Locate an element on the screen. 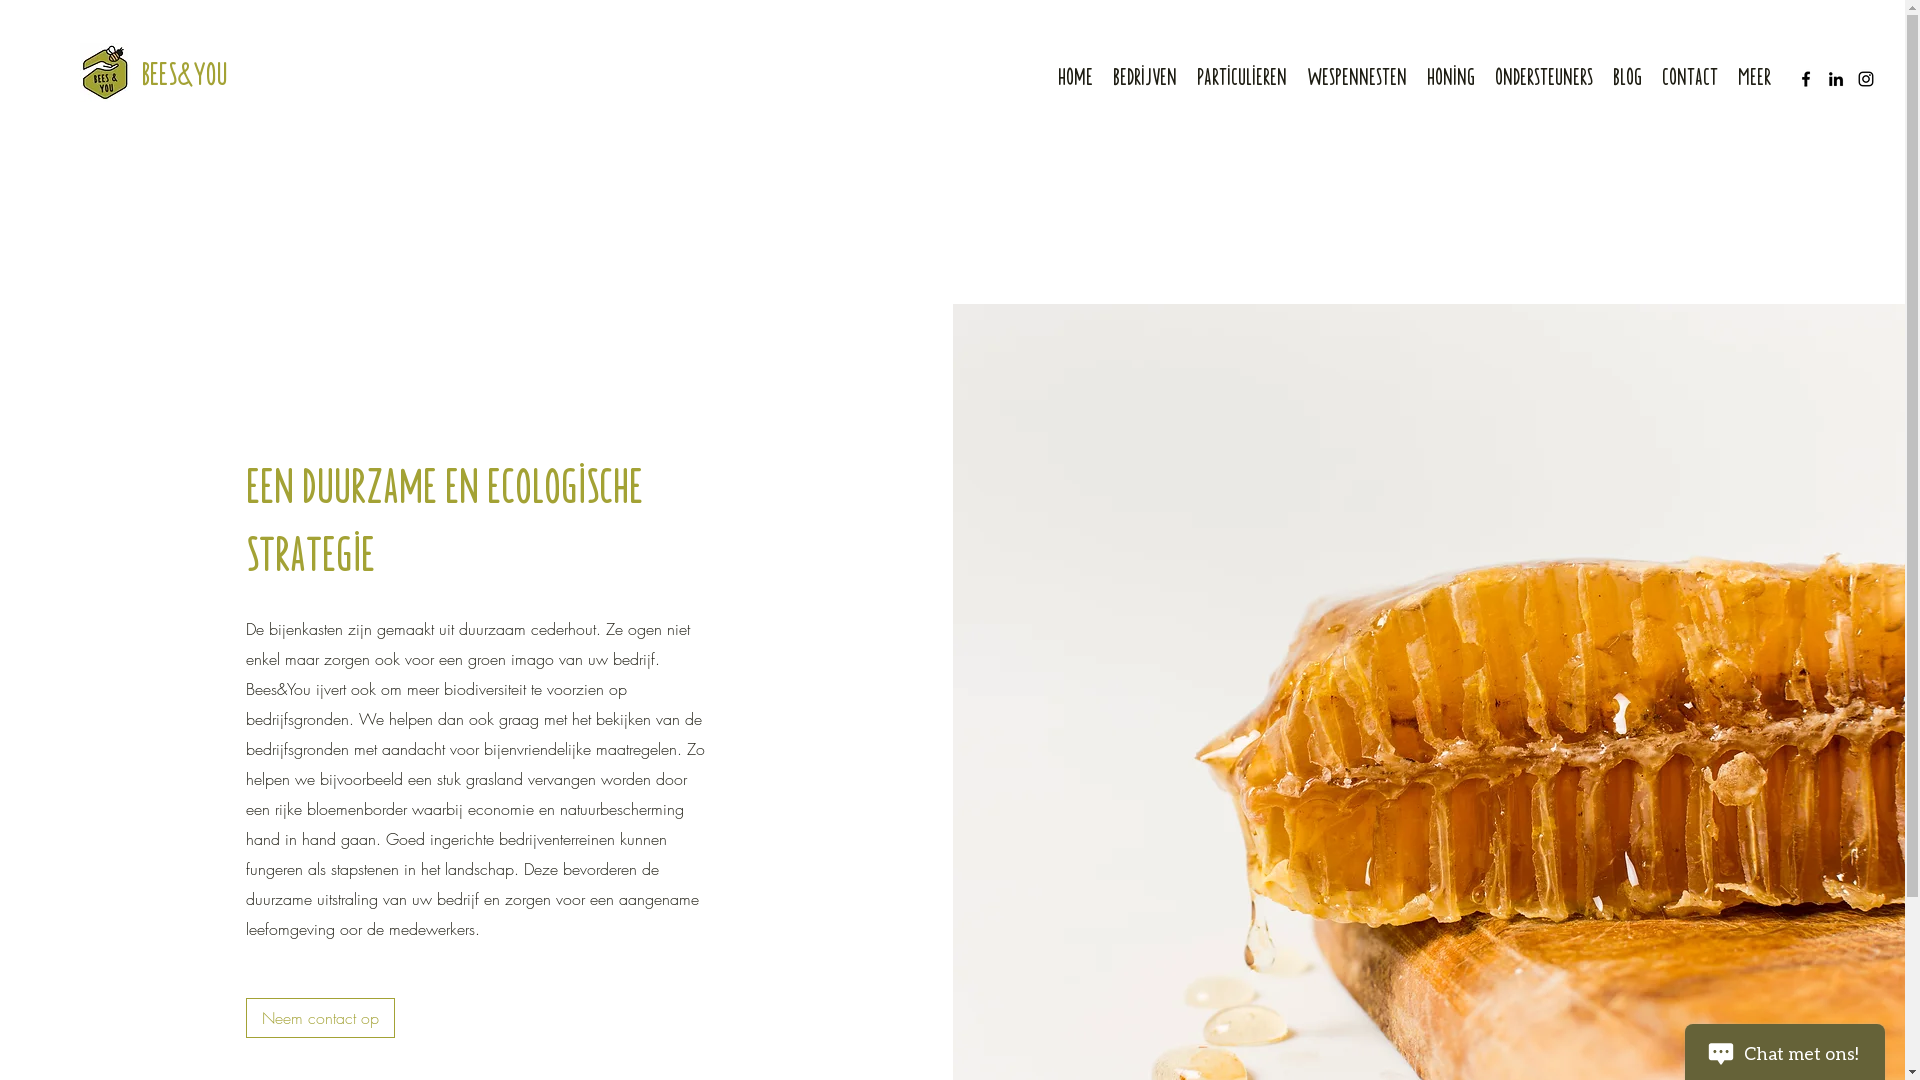 Image resolution: width=1920 pixels, height=1080 pixels. 'Particulieren' is located at coordinates (1241, 74).